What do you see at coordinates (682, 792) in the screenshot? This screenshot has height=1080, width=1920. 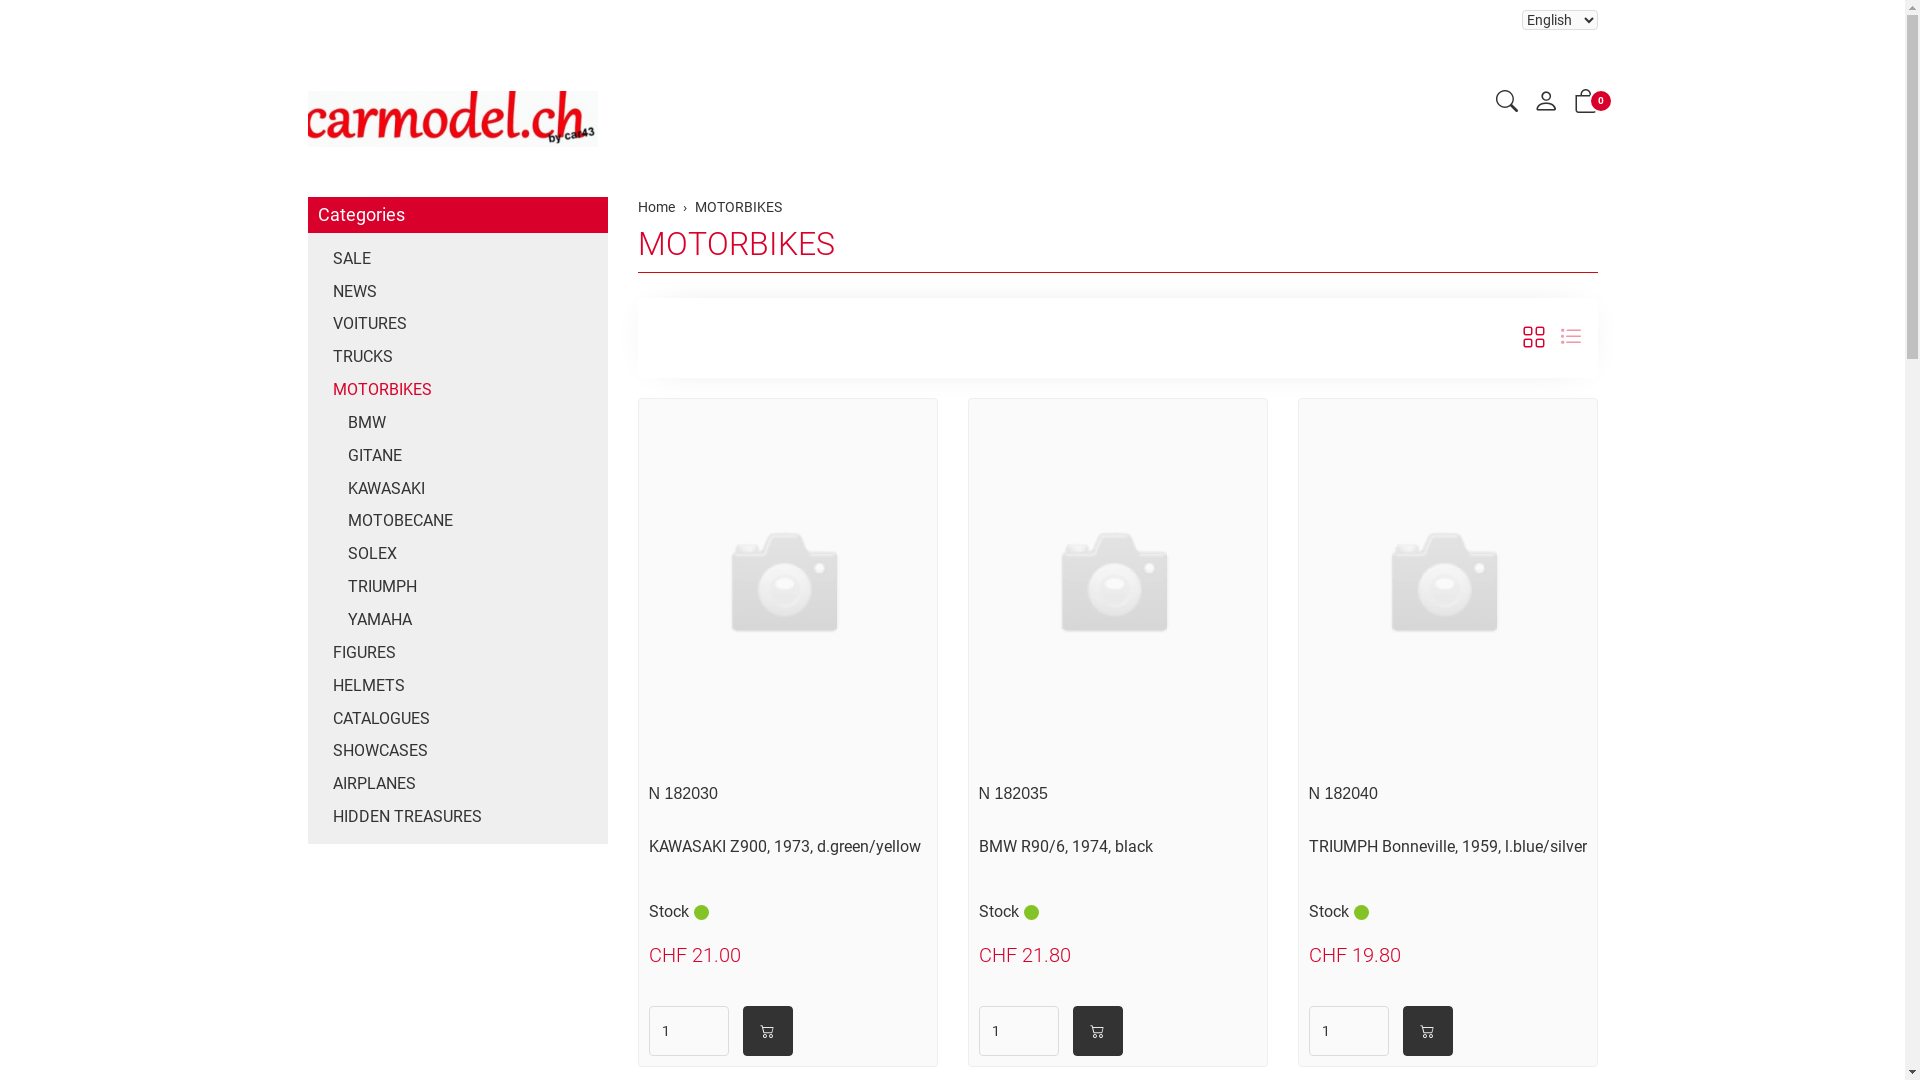 I see `'N 182030'` at bounding box center [682, 792].